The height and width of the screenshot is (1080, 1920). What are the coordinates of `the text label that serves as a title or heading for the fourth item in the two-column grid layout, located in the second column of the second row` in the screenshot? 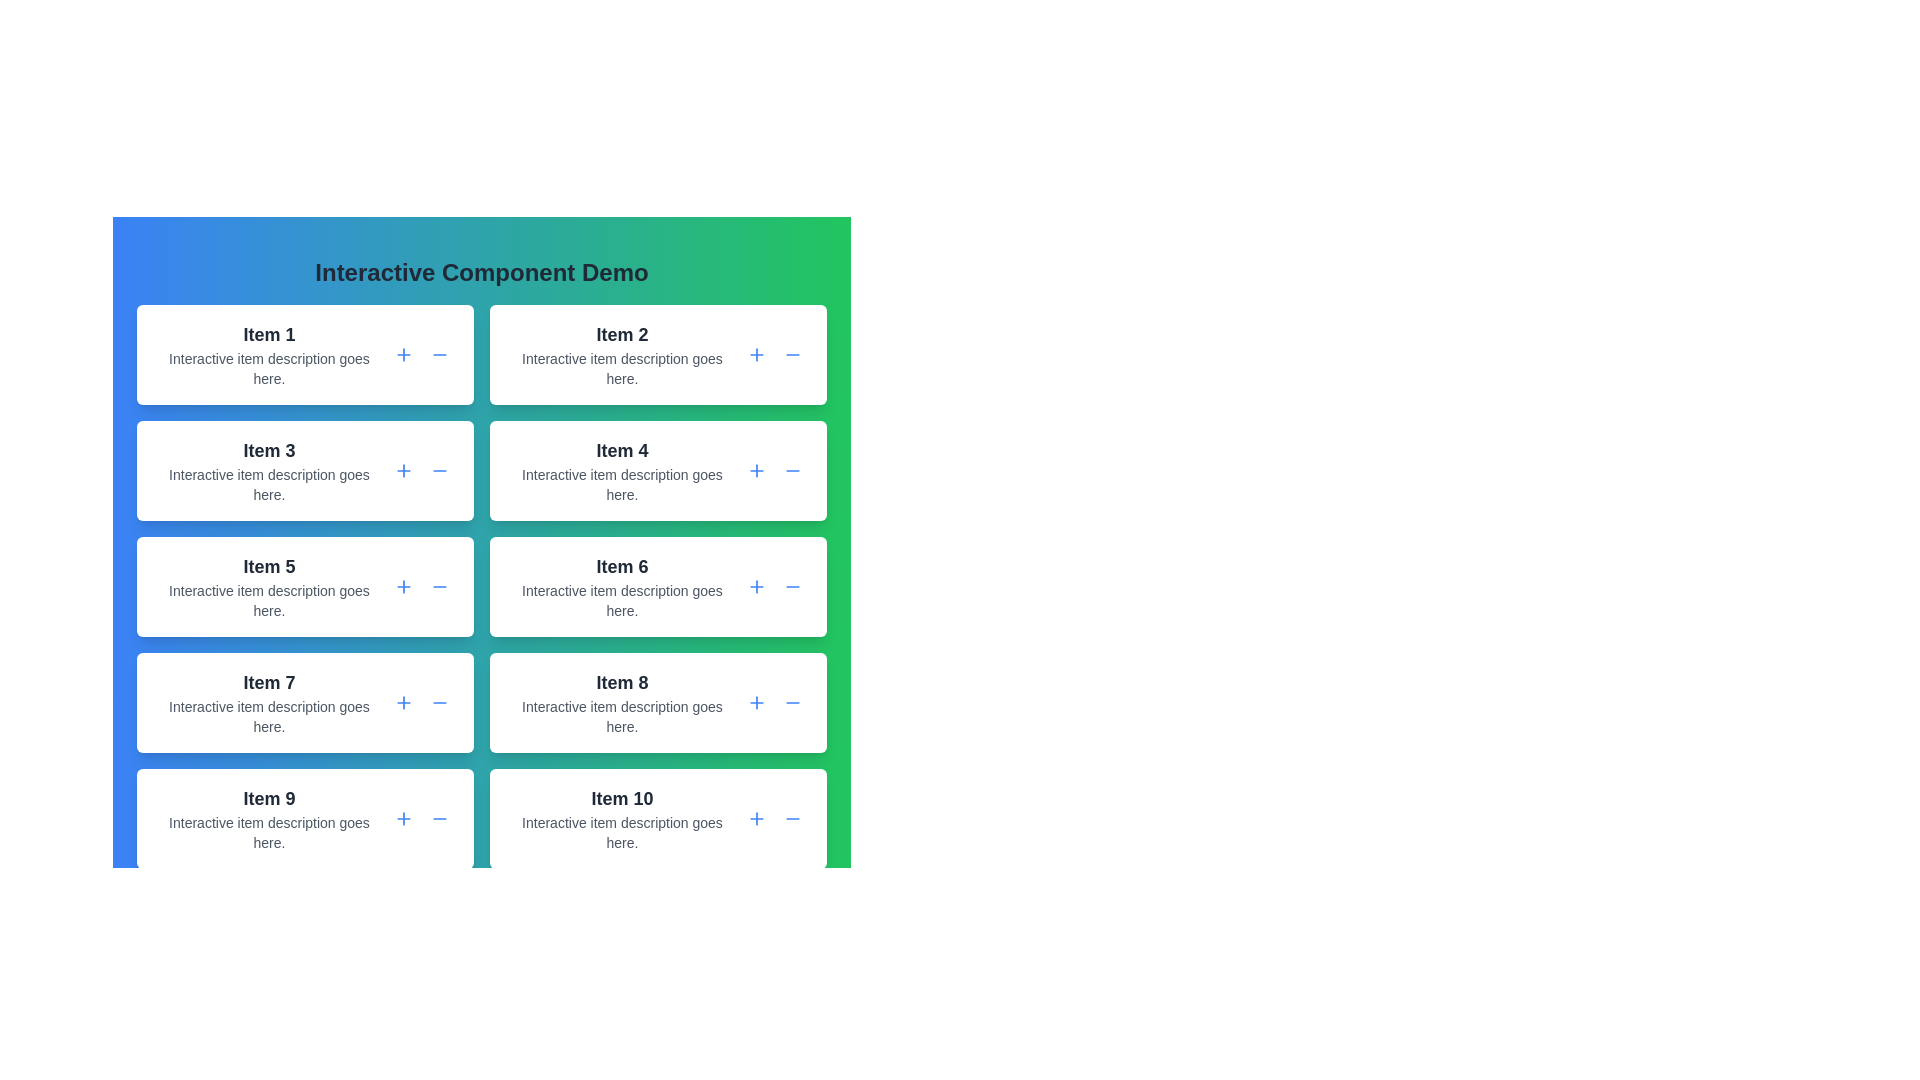 It's located at (621, 451).